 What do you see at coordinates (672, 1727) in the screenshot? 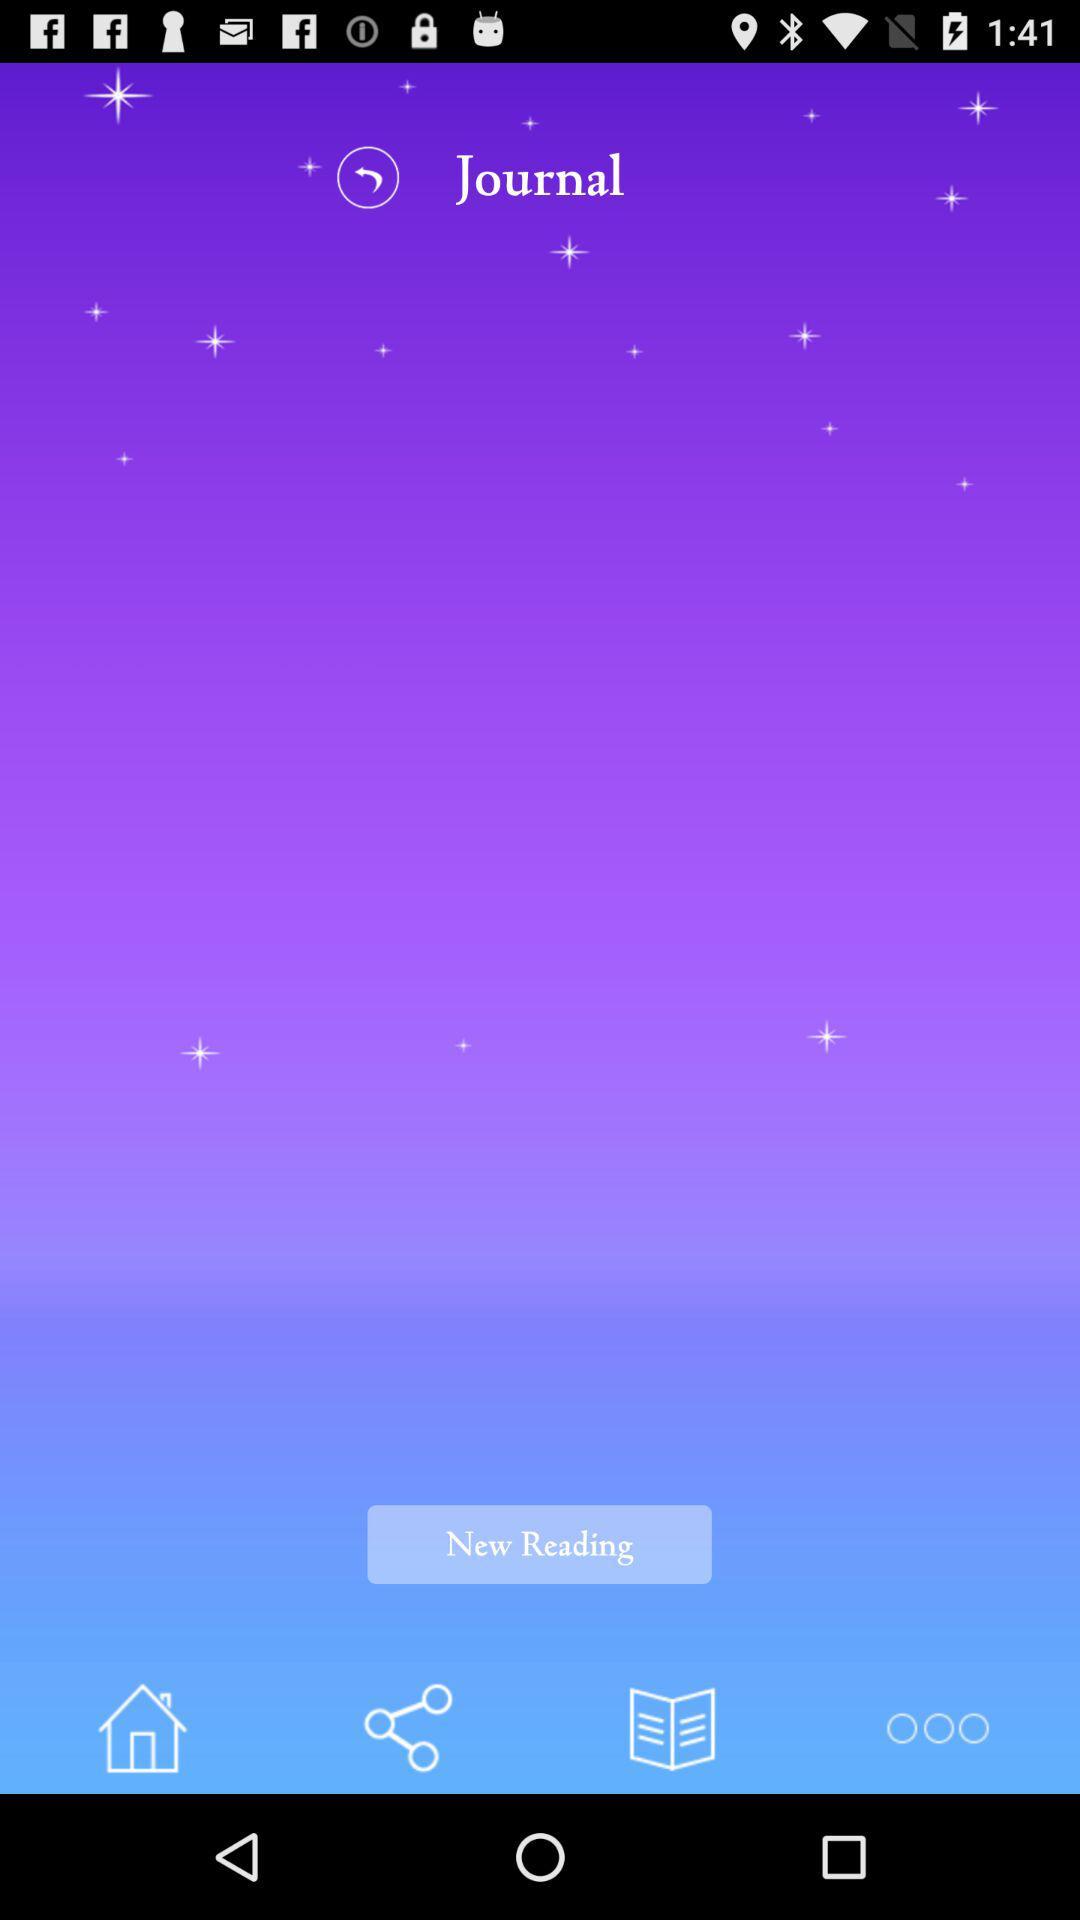
I see `journals` at bounding box center [672, 1727].